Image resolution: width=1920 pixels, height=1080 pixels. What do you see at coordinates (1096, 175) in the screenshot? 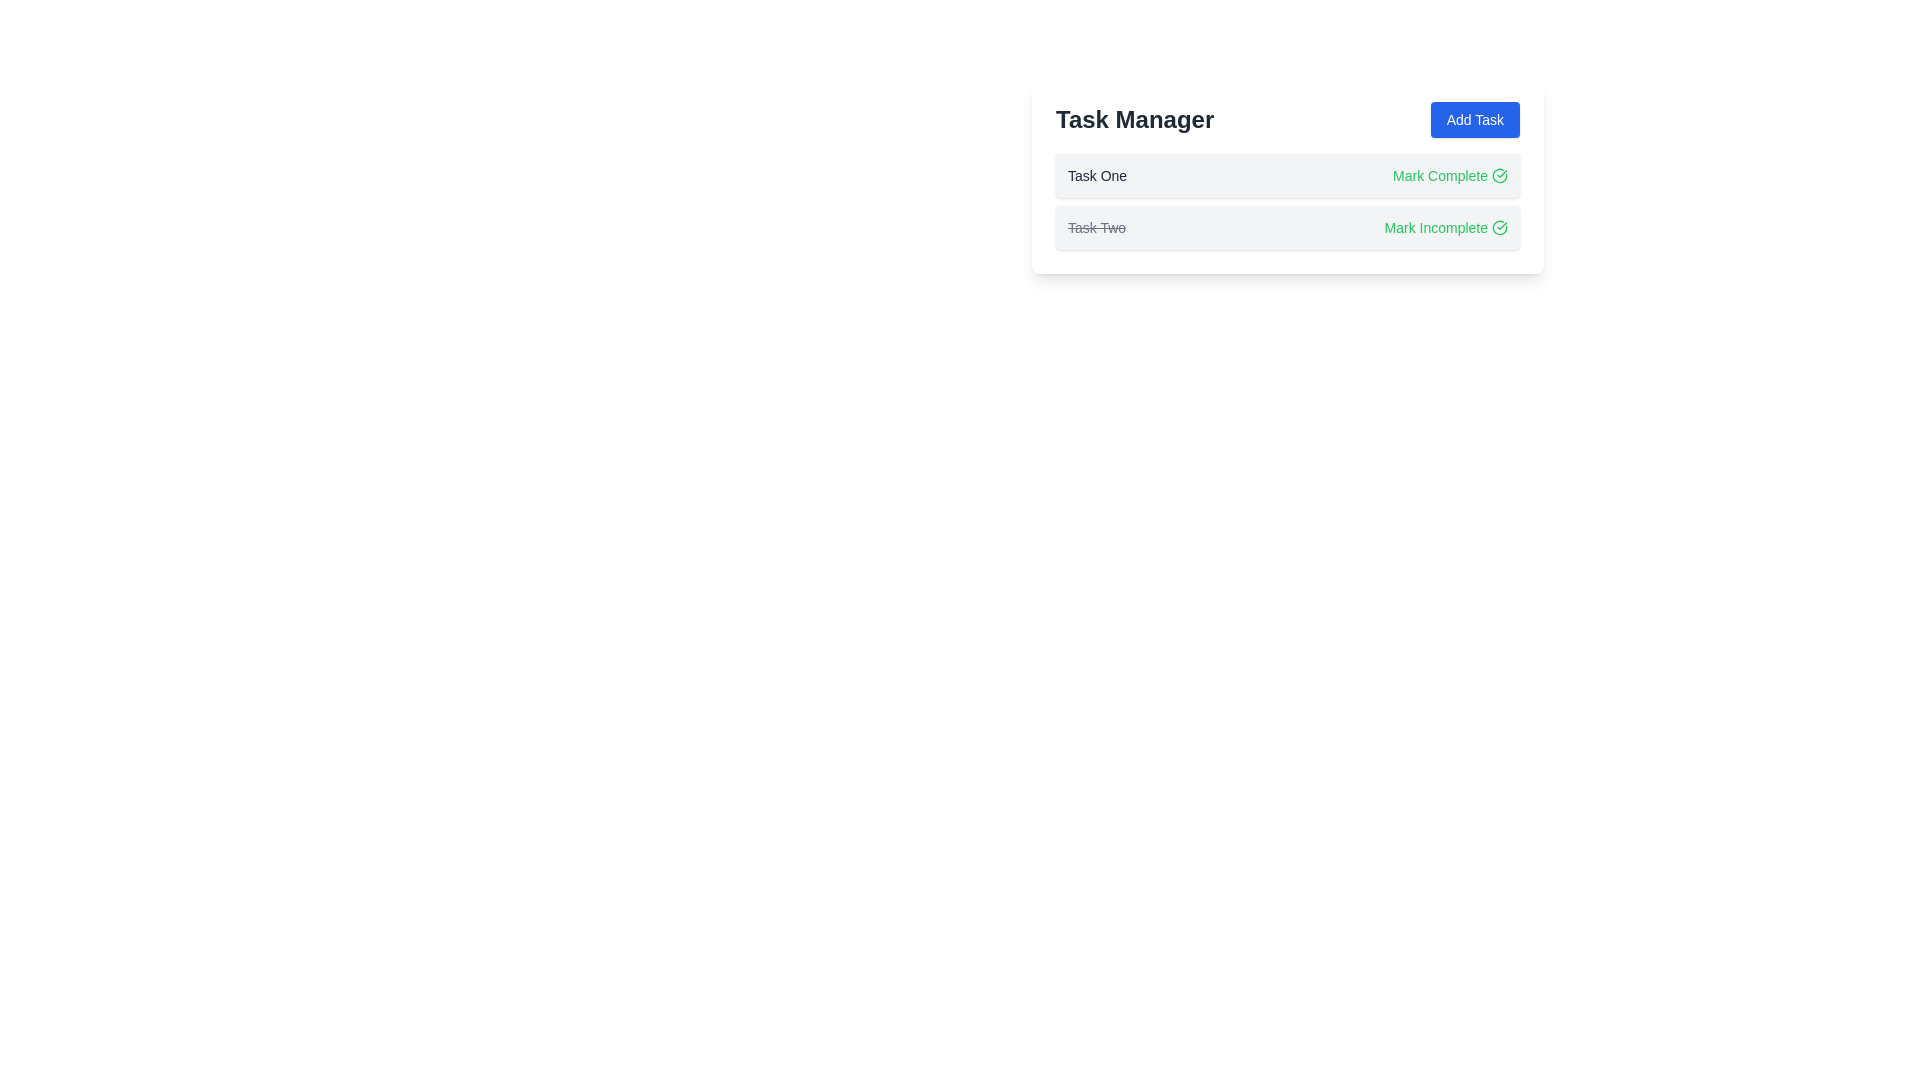
I see `the Text Label that displays the task's title in the first row of the task management list` at bounding box center [1096, 175].